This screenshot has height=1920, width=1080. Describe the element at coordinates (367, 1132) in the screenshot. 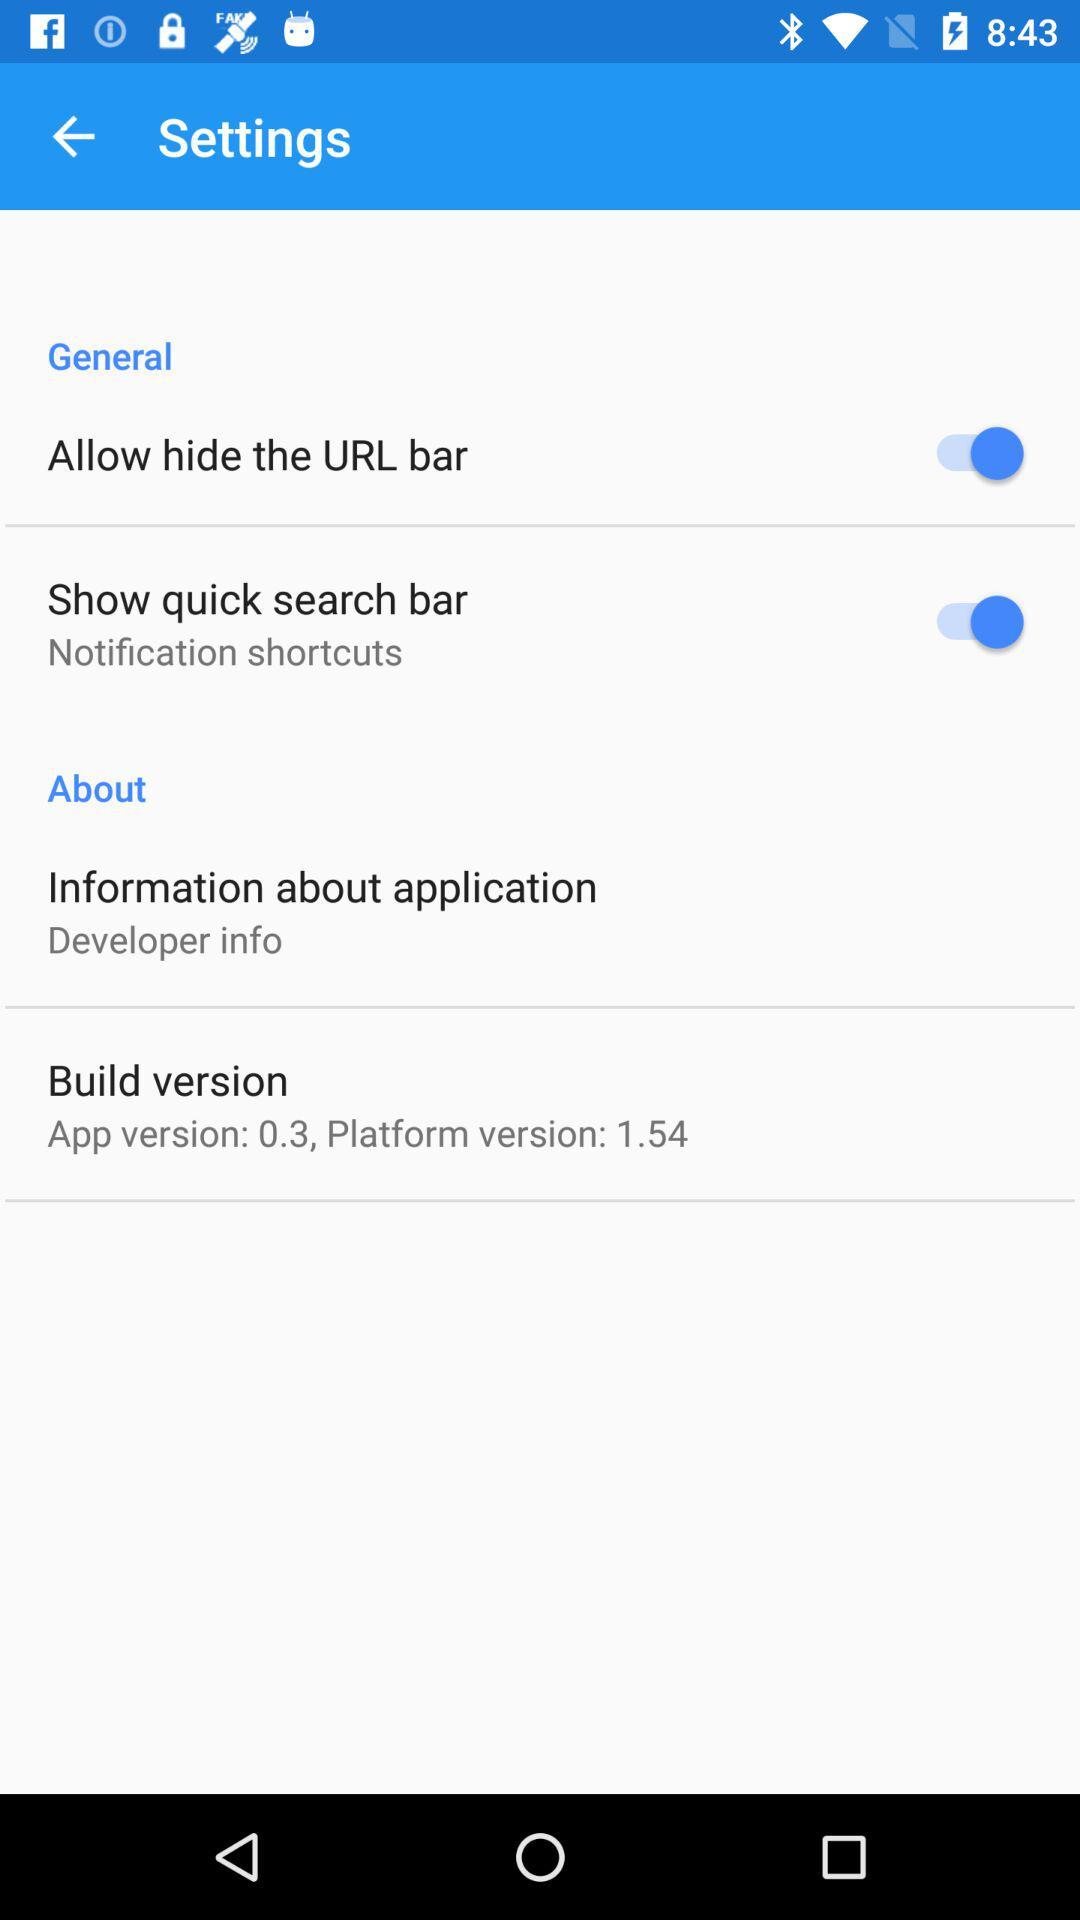

I see `app version 0 item` at that location.